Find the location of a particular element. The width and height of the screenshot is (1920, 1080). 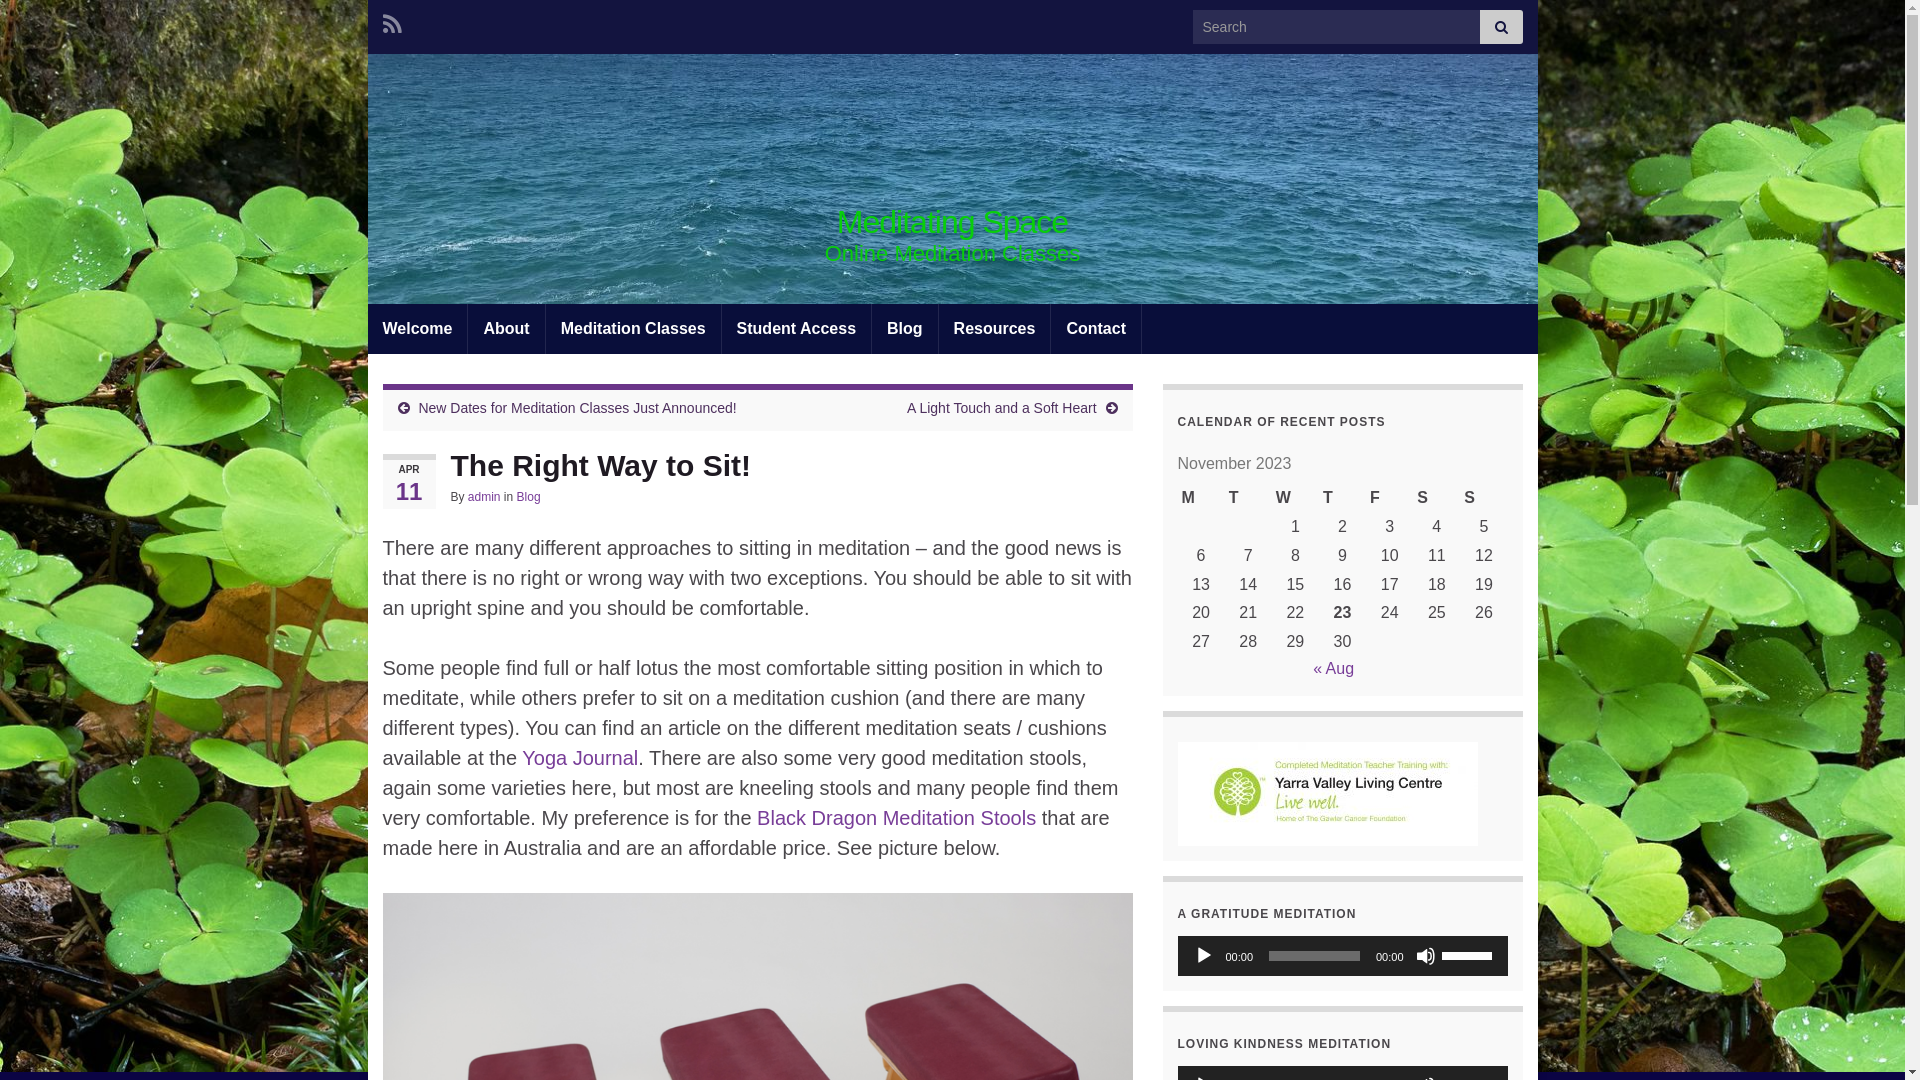

'cropped-IMG_4625-scaled-1.jpeg' is located at coordinates (952, 177).